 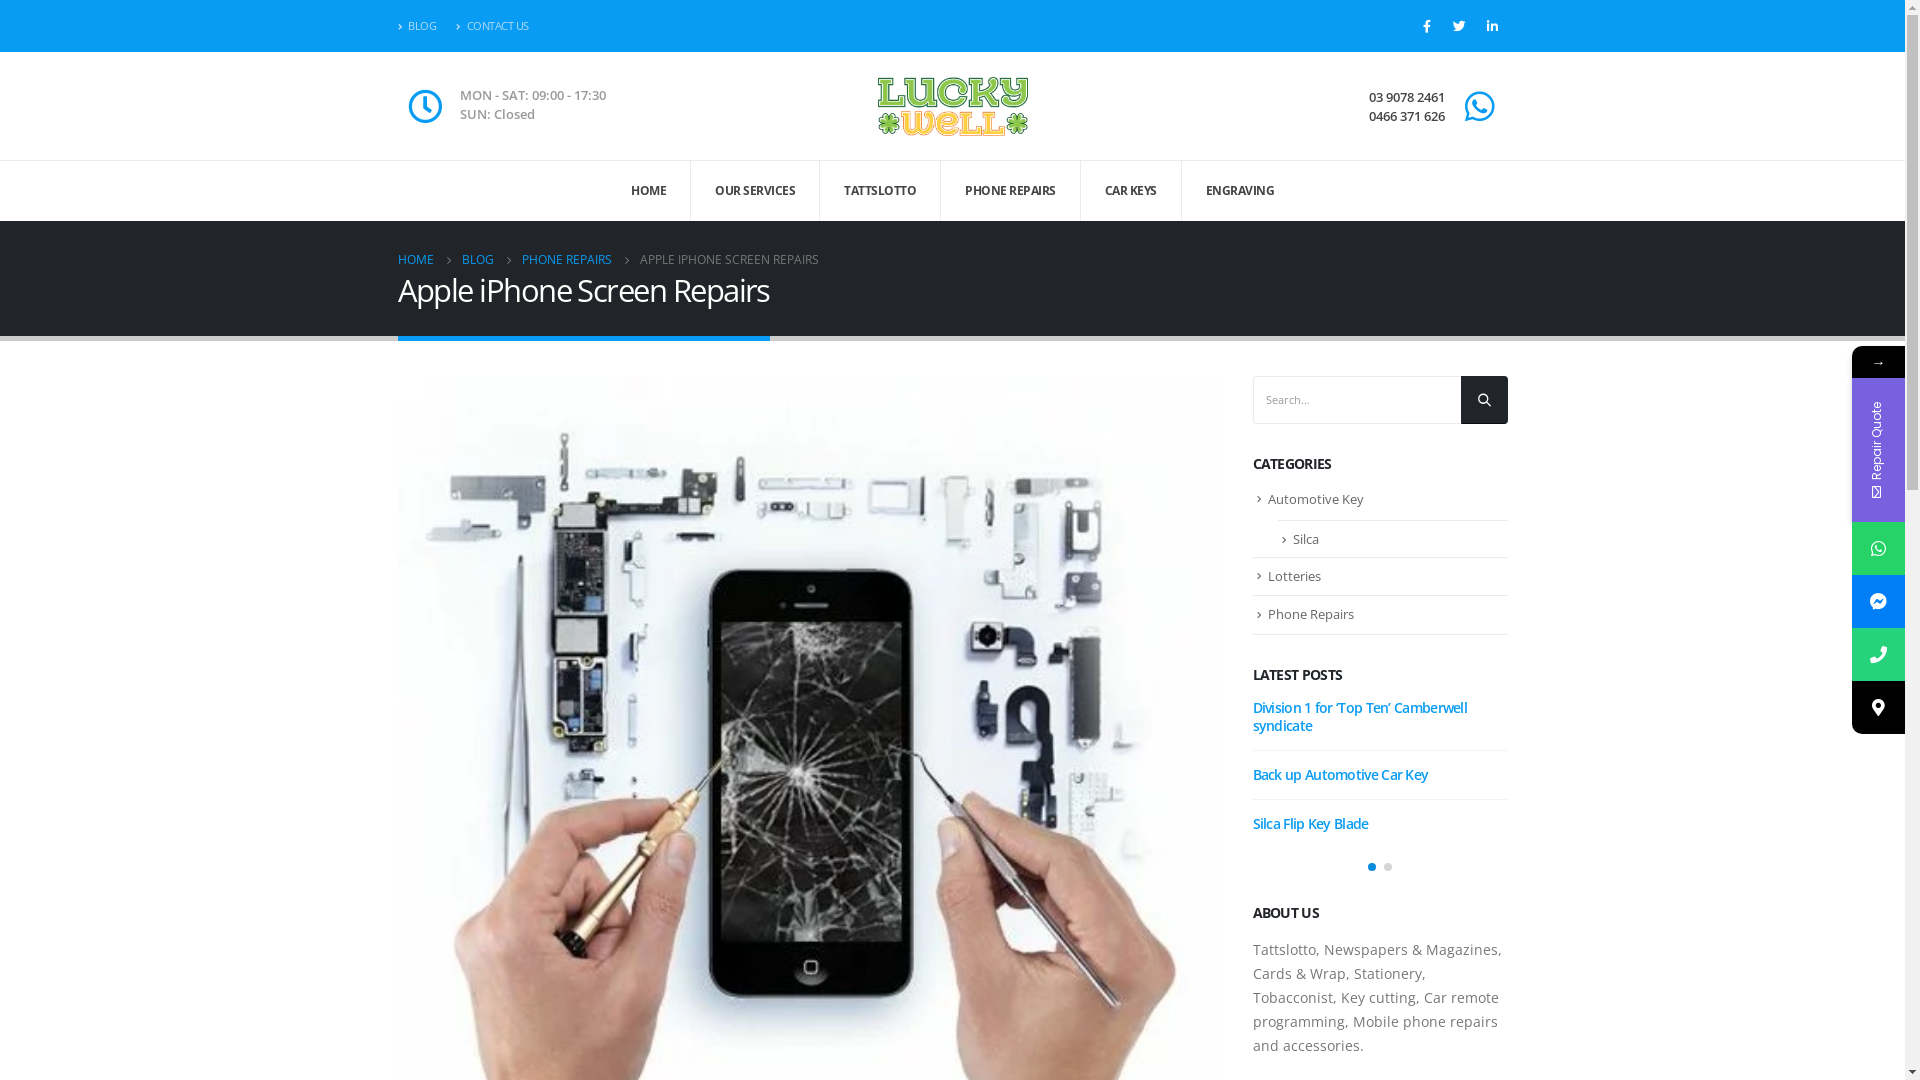 I want to click on 'OUR SERVICES', so click(x=754, y=191).